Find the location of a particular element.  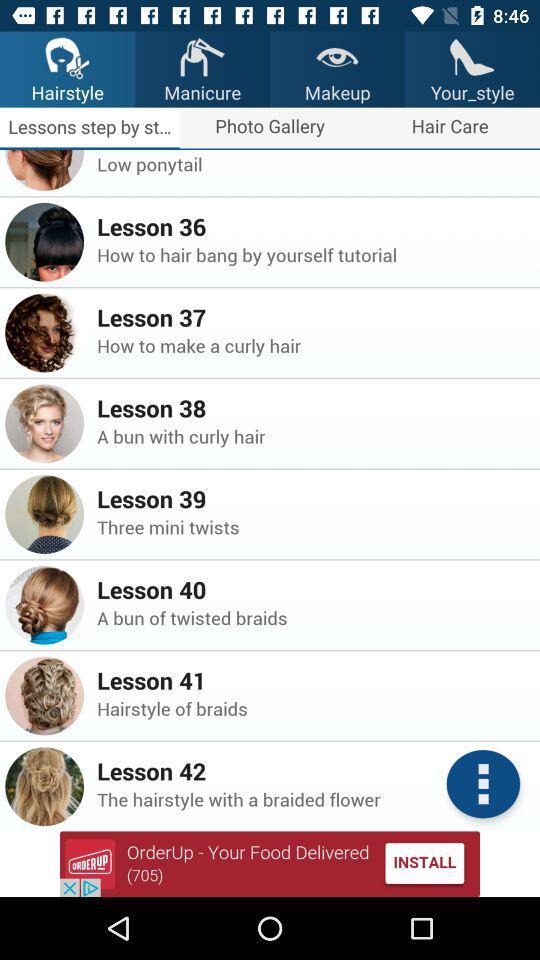

the more icon is located at coordinates (482, 784).